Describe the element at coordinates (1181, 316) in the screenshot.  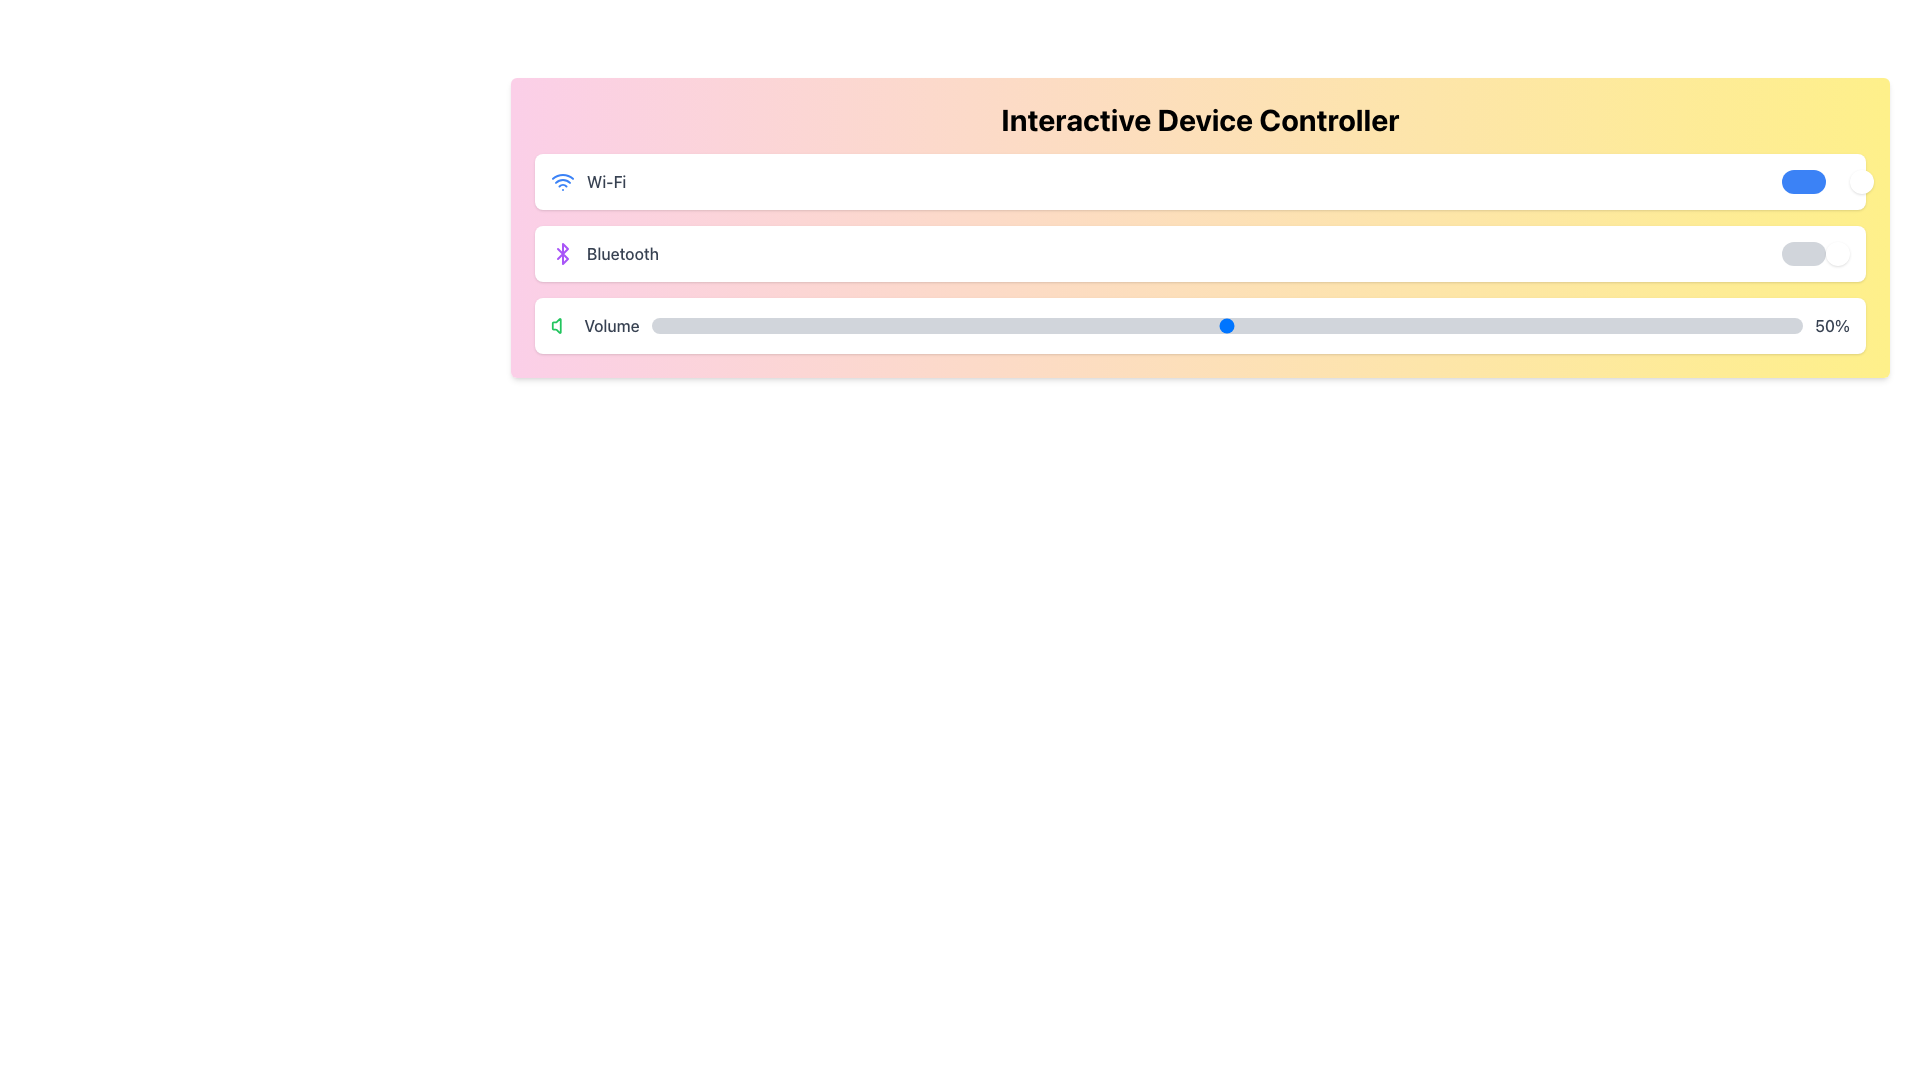
I see `the slider value` at that location.